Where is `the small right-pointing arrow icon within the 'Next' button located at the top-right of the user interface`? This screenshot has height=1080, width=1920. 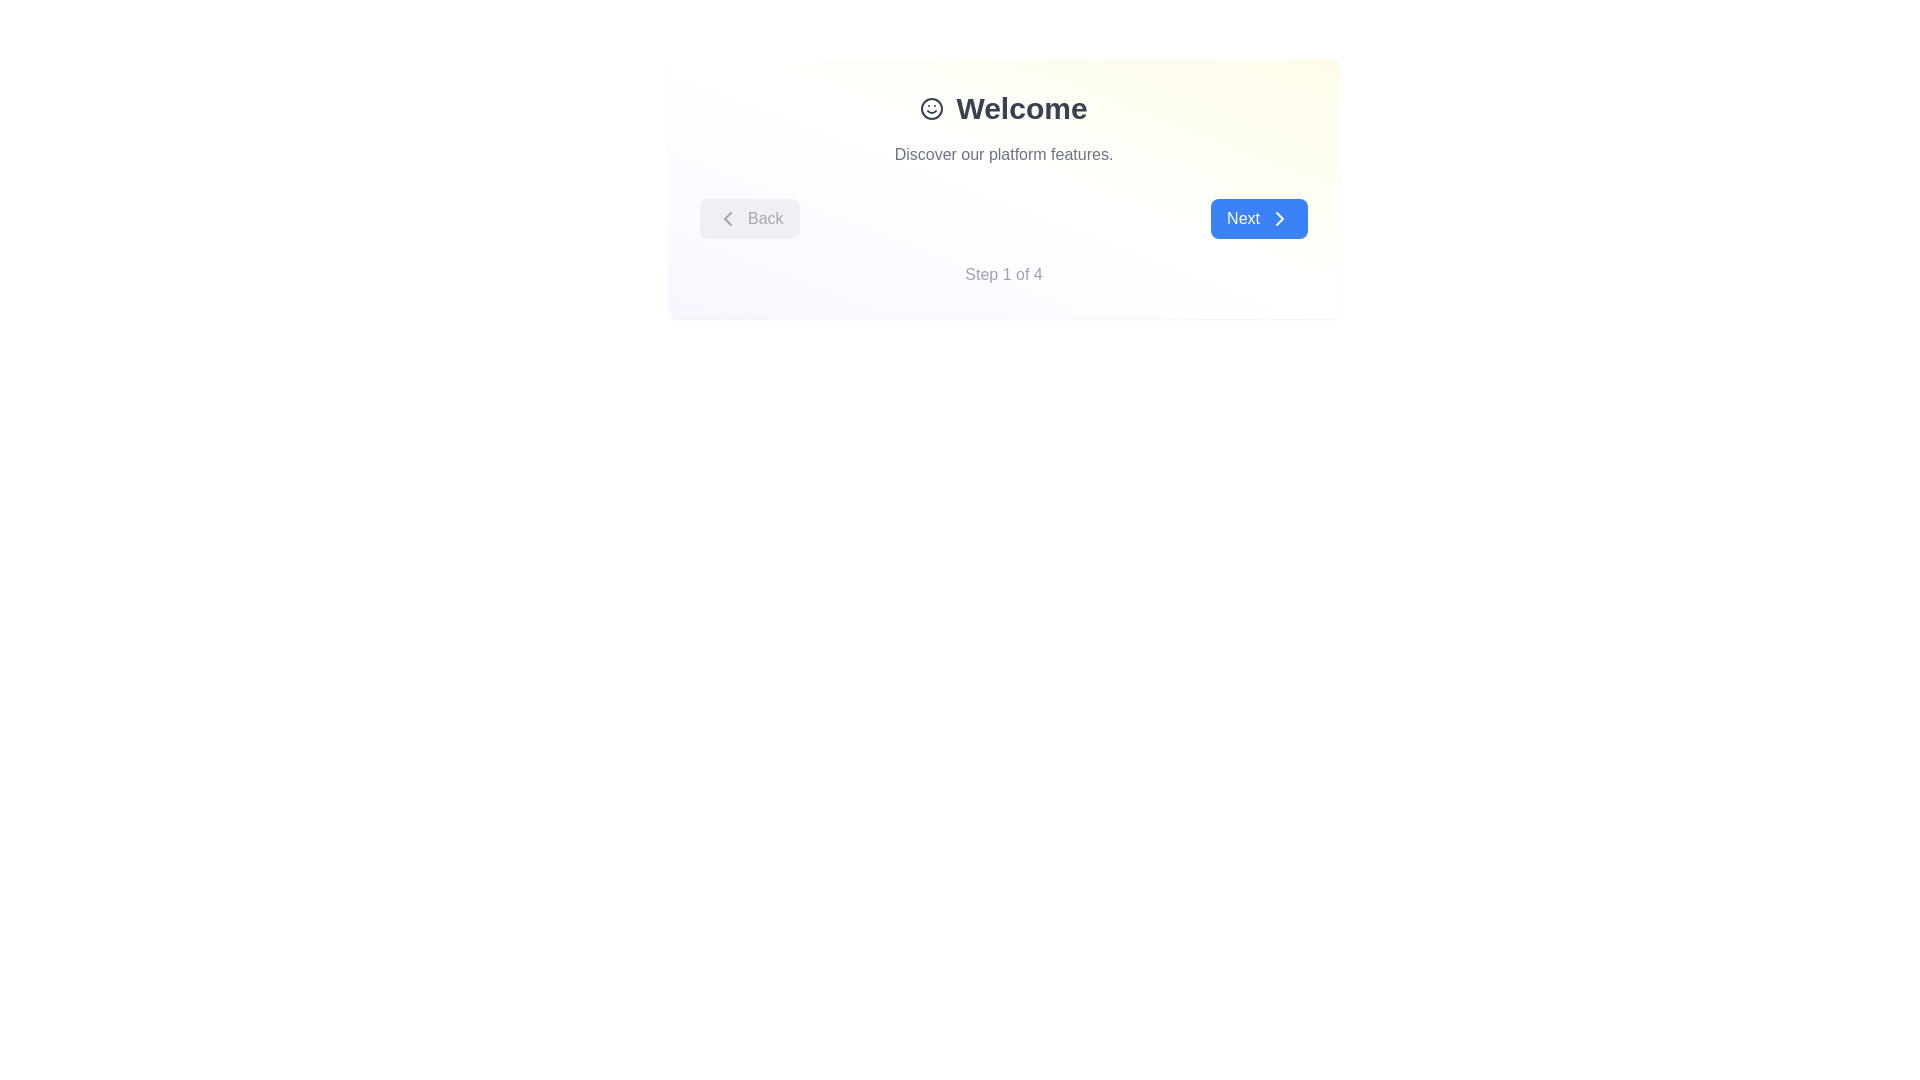 the small right-pointing arrow icon within the 'Next' button located at the top-right of the user interface is located at coordinates (1280, 219).